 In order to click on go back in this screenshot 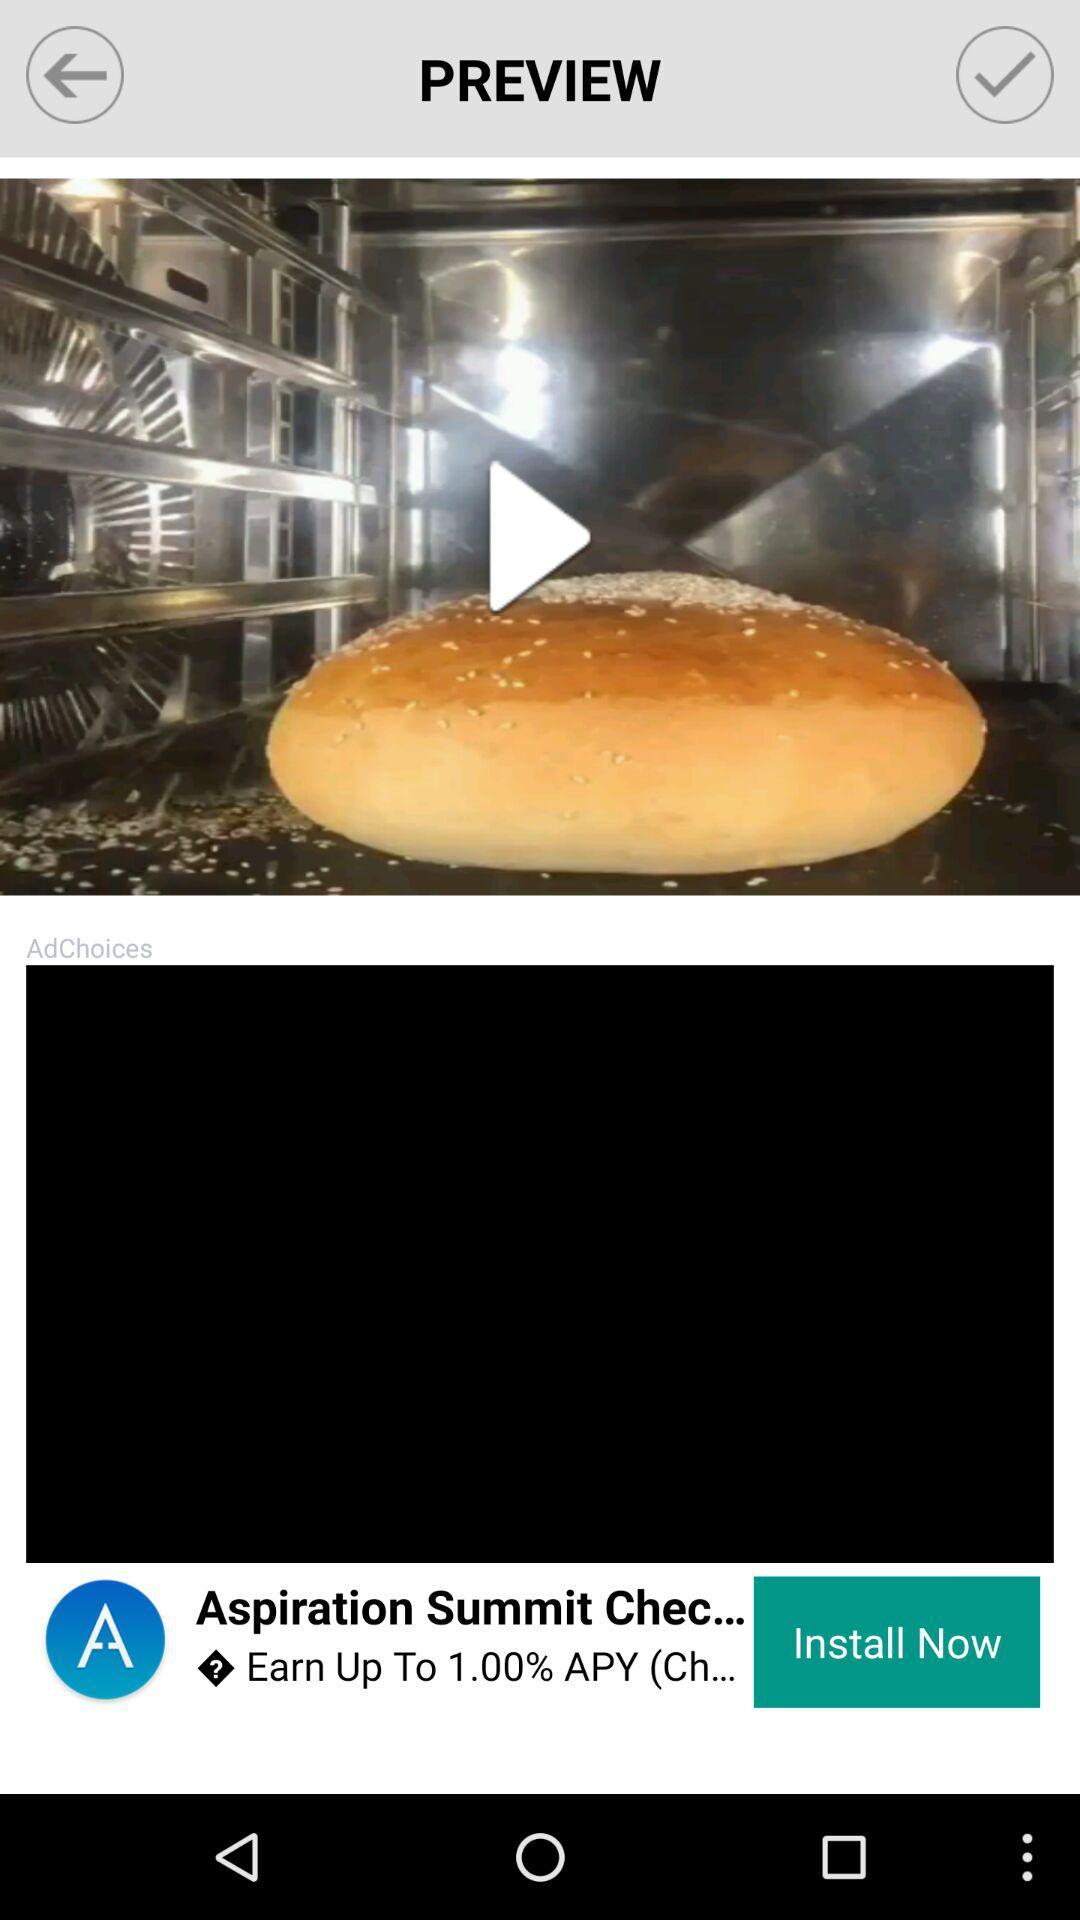, I will do `click(73, 75)`.